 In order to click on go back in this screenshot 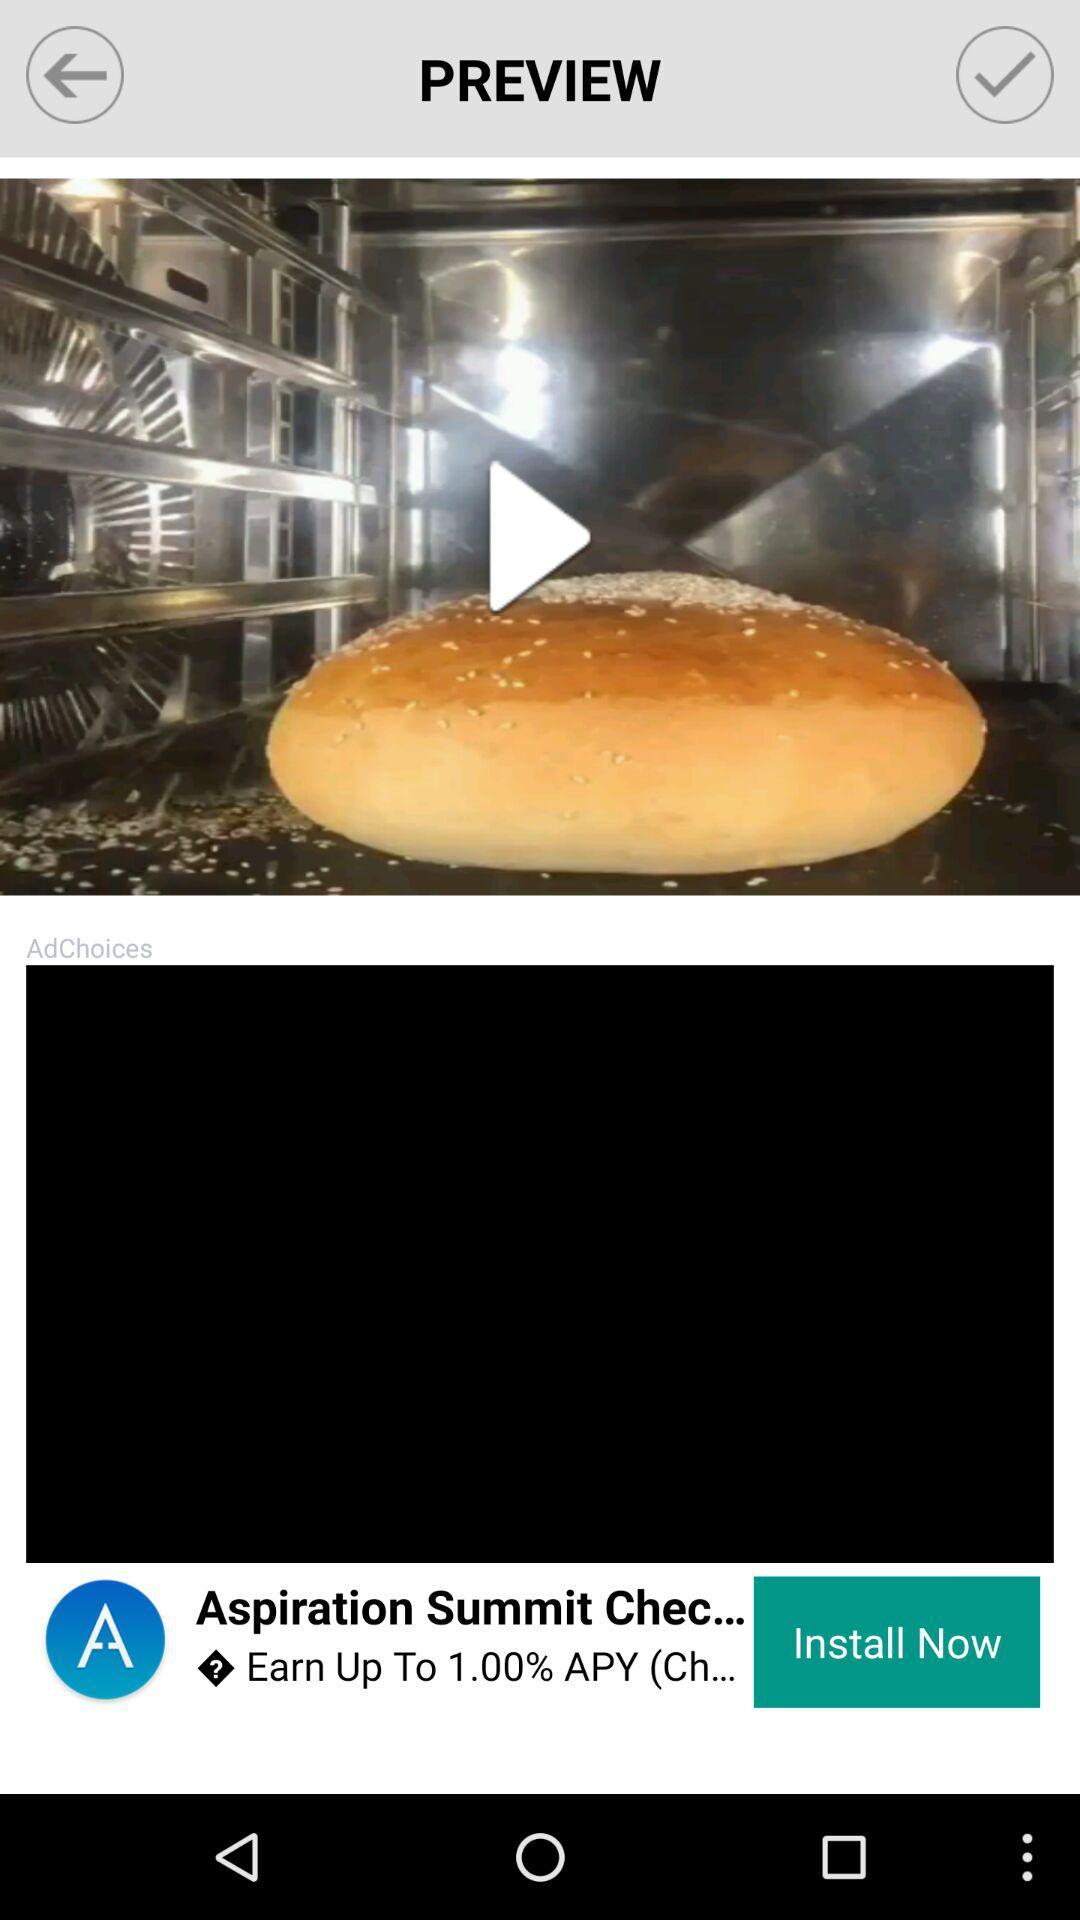, I will do `click(73, 75)`.